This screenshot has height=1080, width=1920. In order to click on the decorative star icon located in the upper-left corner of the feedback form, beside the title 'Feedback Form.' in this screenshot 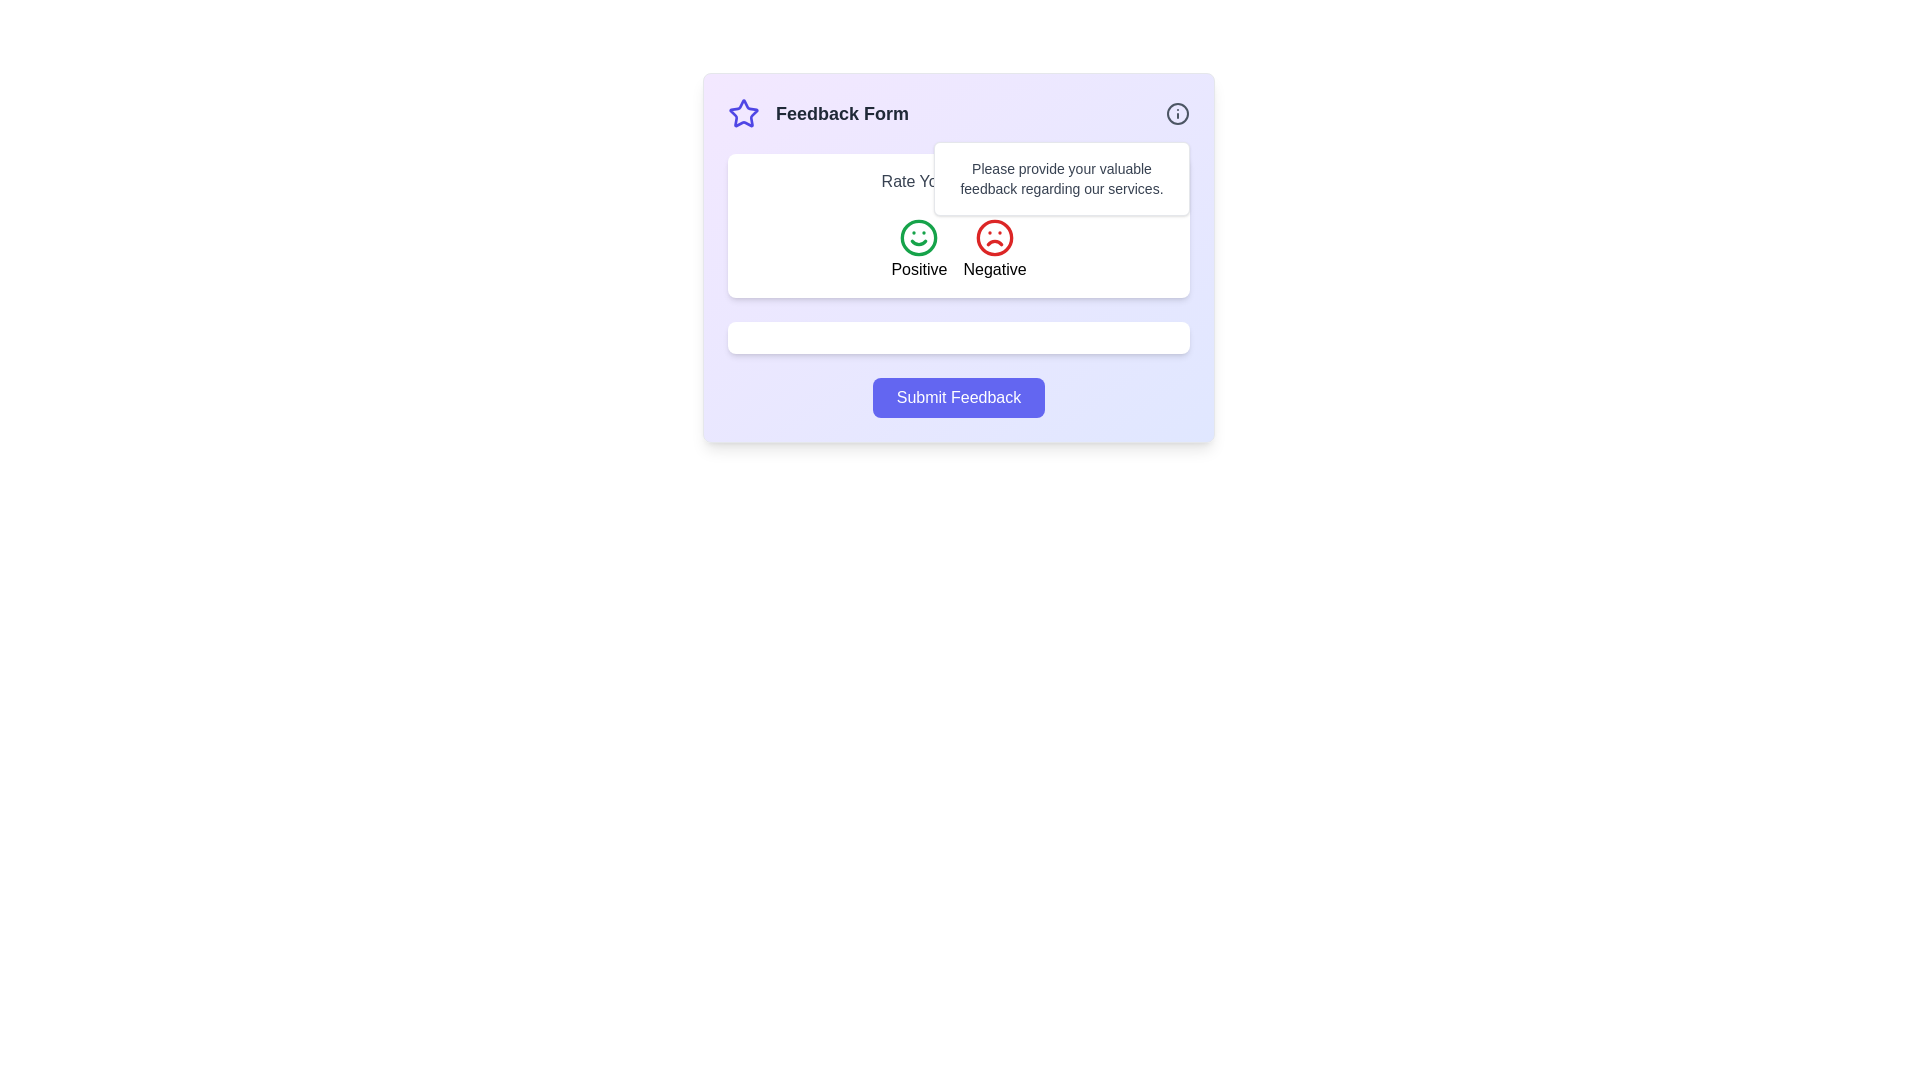, I will do `click(743, 113)`.